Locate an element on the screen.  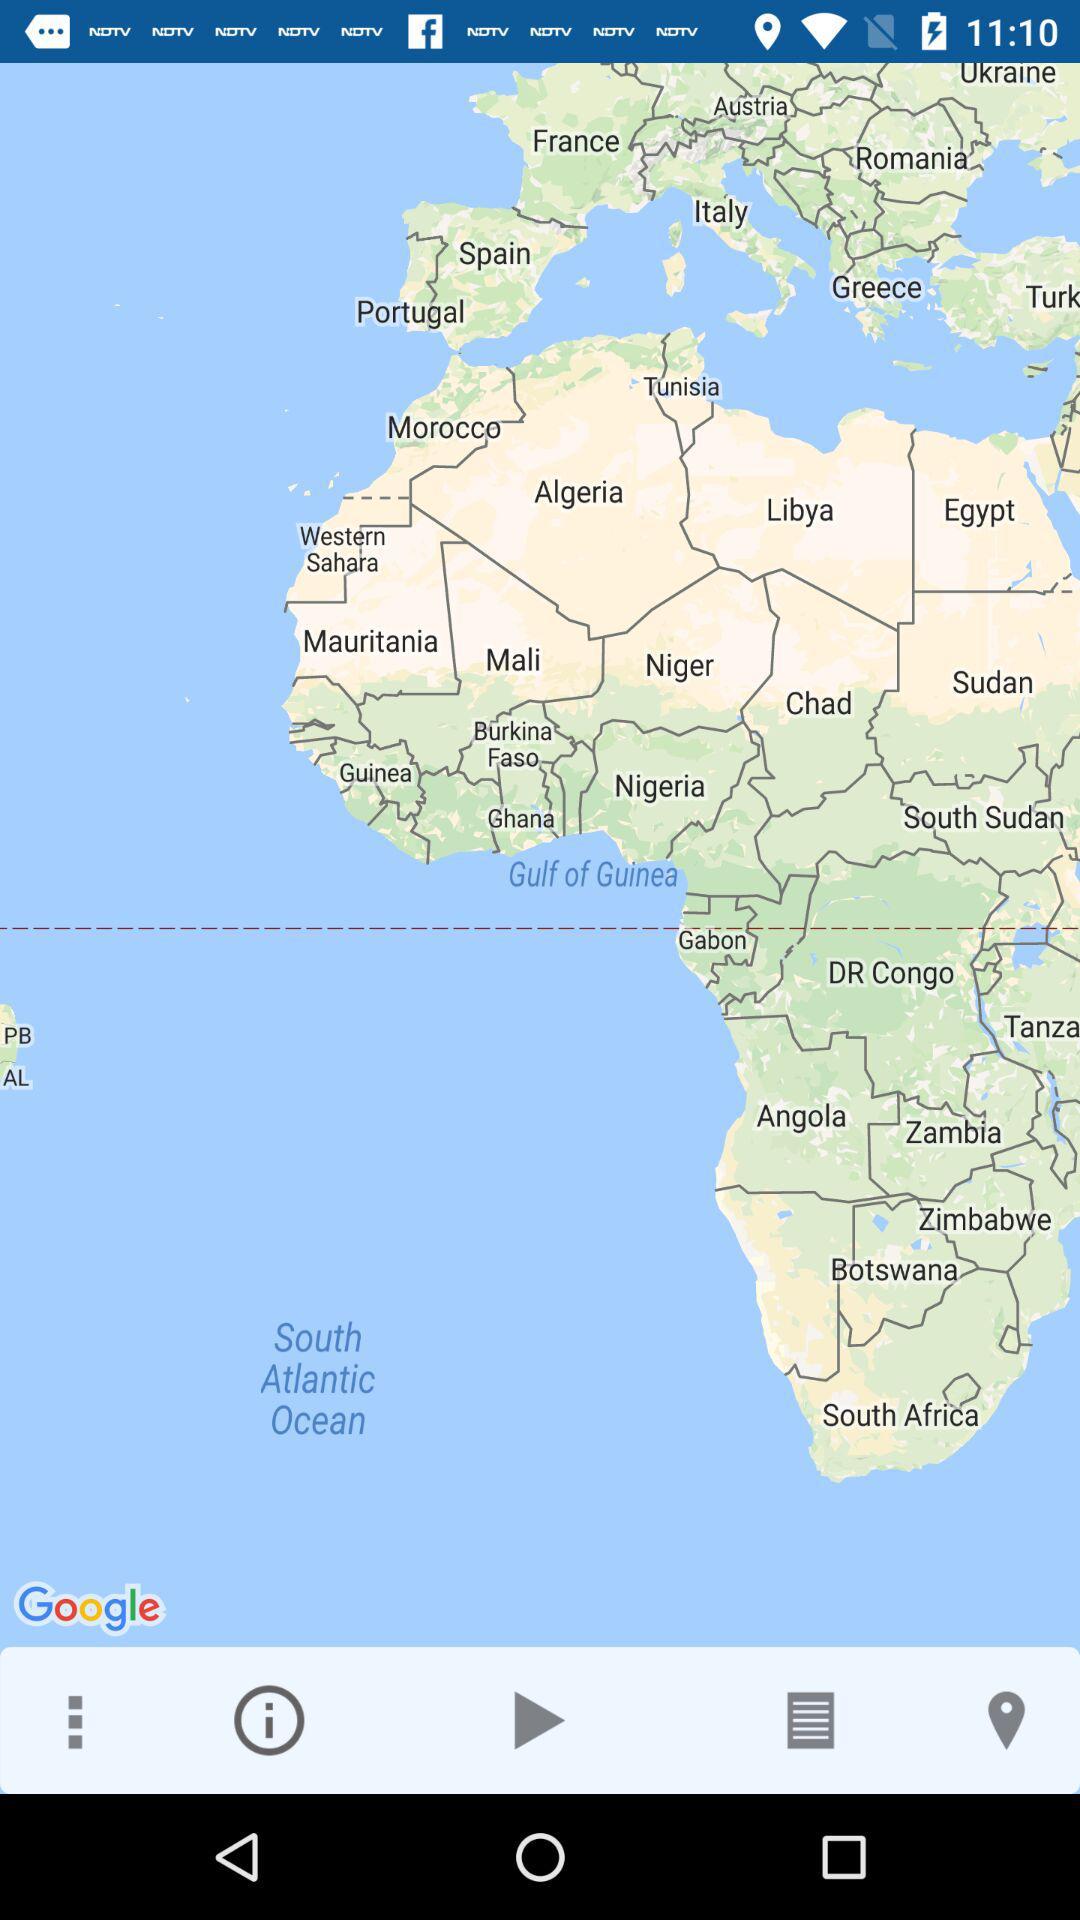
the icon at the center is located at coordinates (540, 927).